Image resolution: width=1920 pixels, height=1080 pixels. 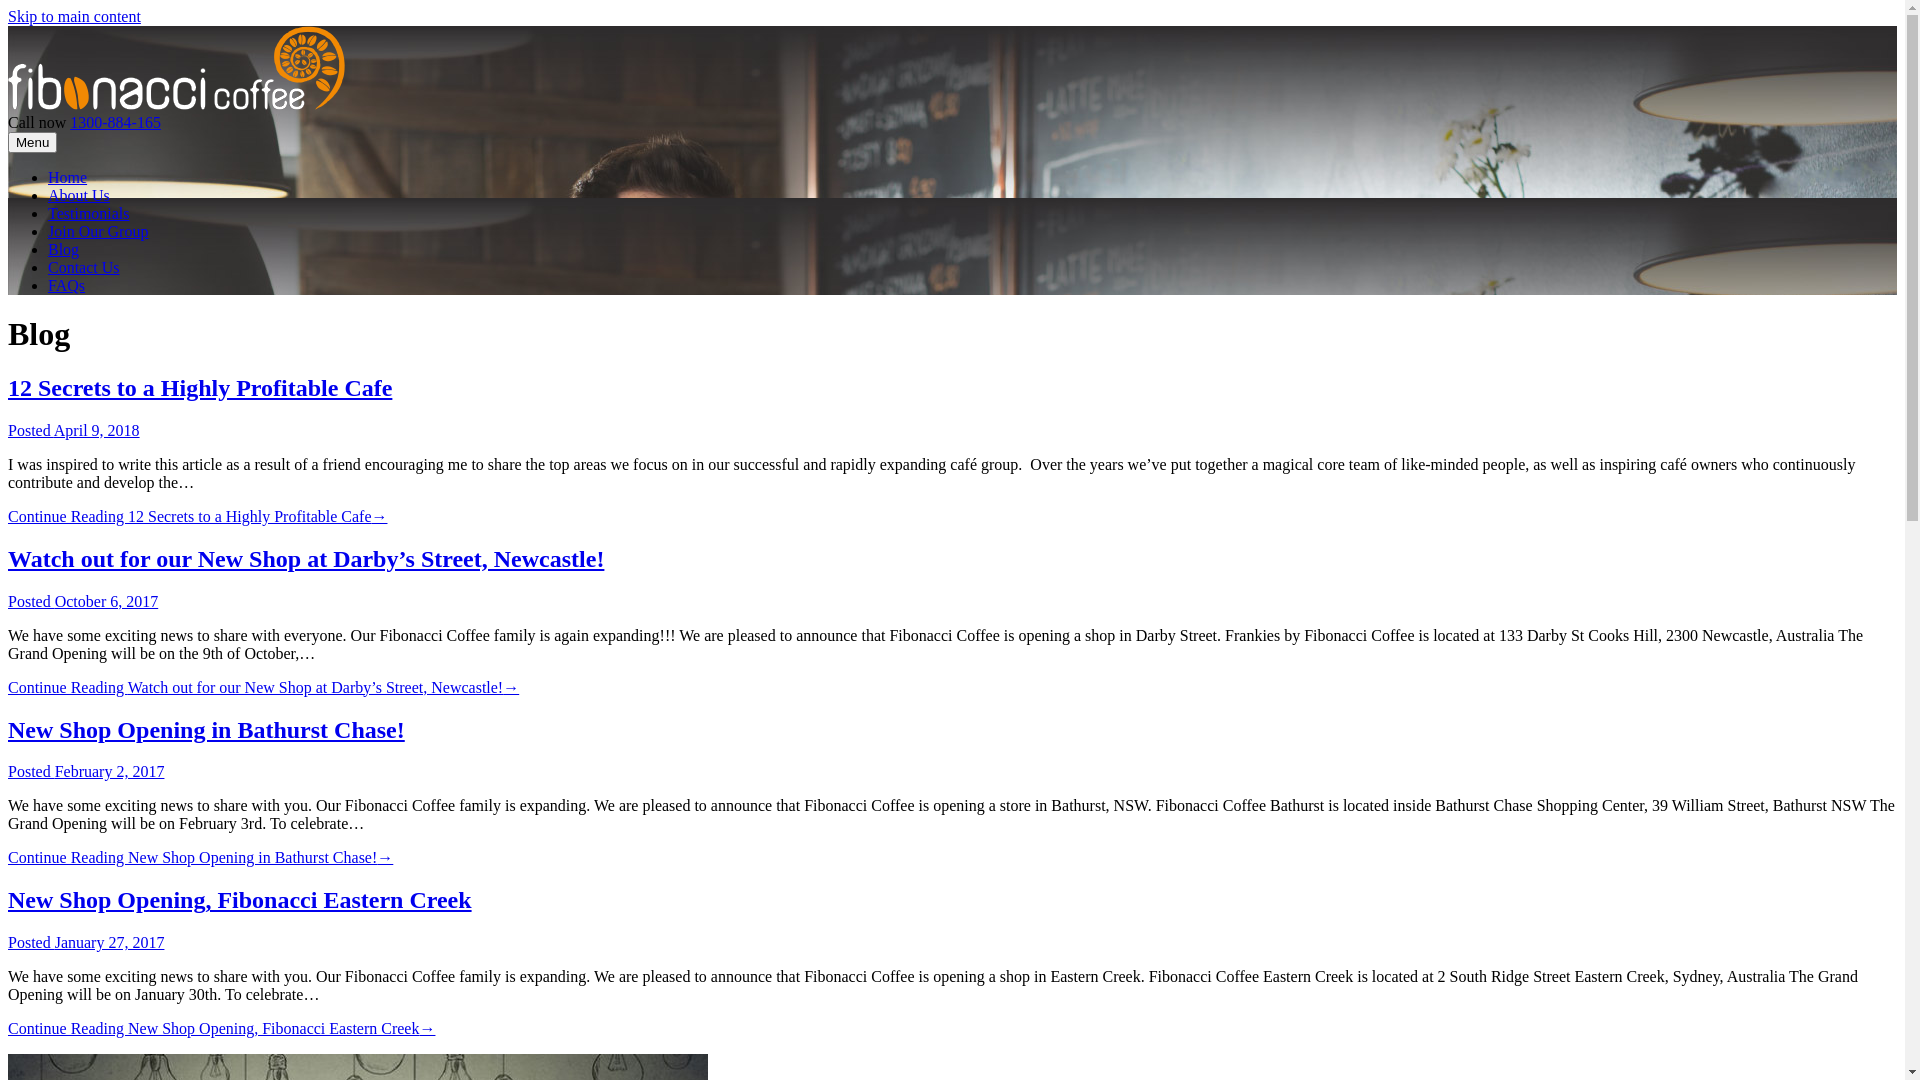 I want to click on 'Posted October 6, 2017', so click(x=8, y=600).